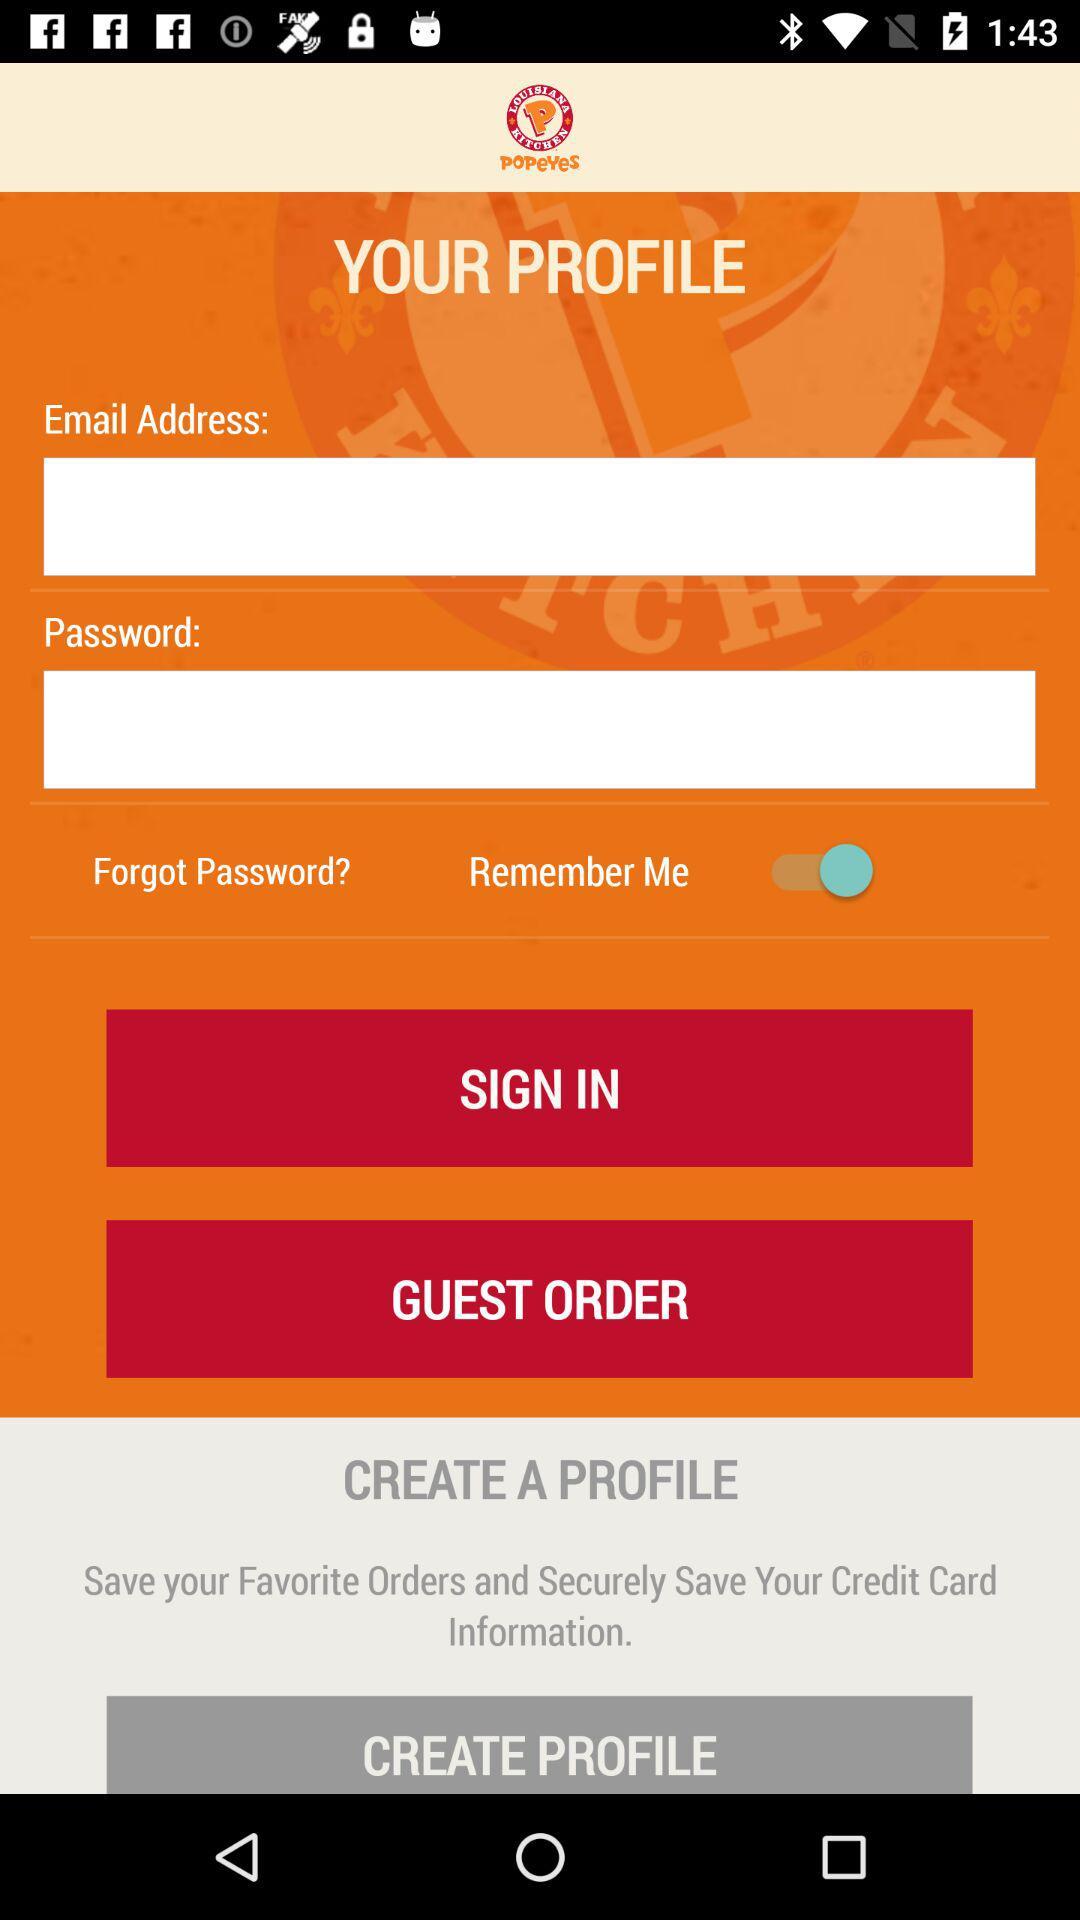 The image size is (1080, 1920). I want to click on the forgot password? icon, so click(222, 870).